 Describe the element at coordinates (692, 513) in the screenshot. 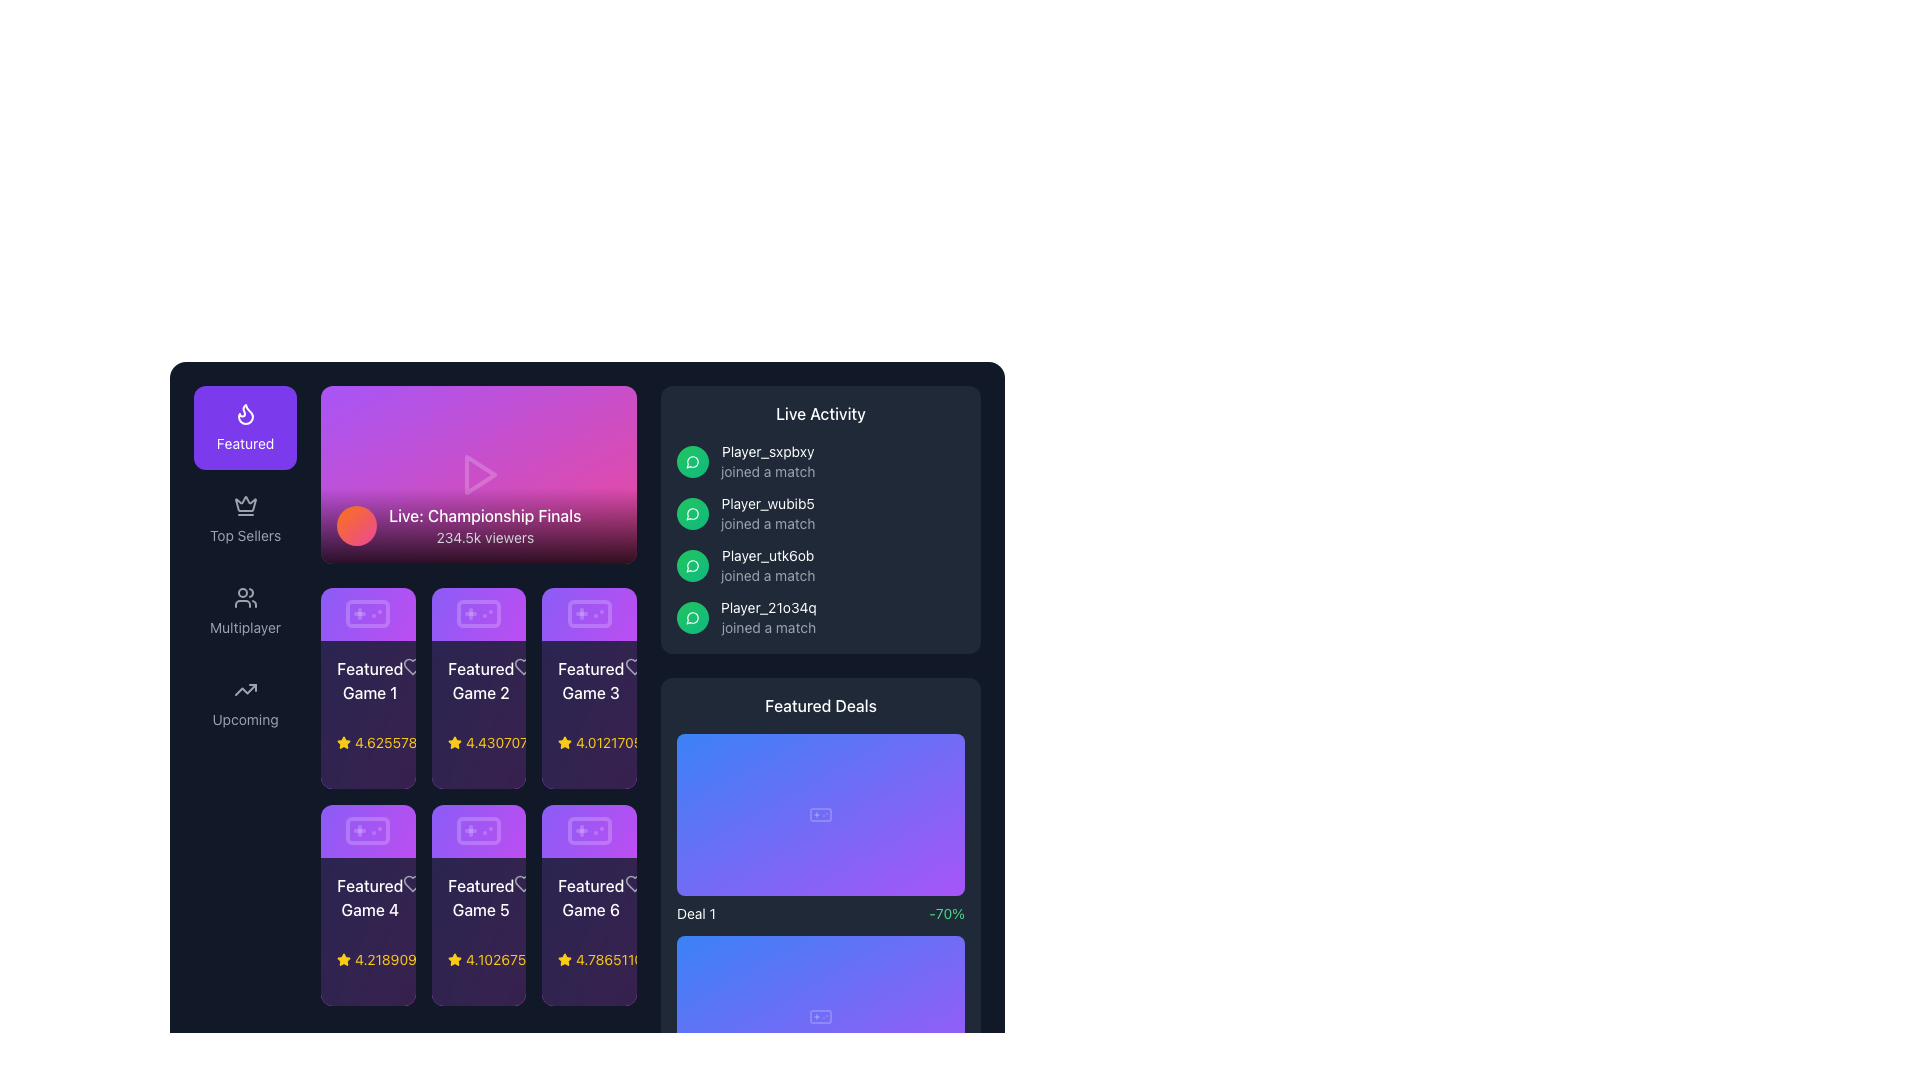

I see `the vector icon component that resembles a speech bubble, located in the 'Live Activity' section under the title 'Live Activity'` at that location.